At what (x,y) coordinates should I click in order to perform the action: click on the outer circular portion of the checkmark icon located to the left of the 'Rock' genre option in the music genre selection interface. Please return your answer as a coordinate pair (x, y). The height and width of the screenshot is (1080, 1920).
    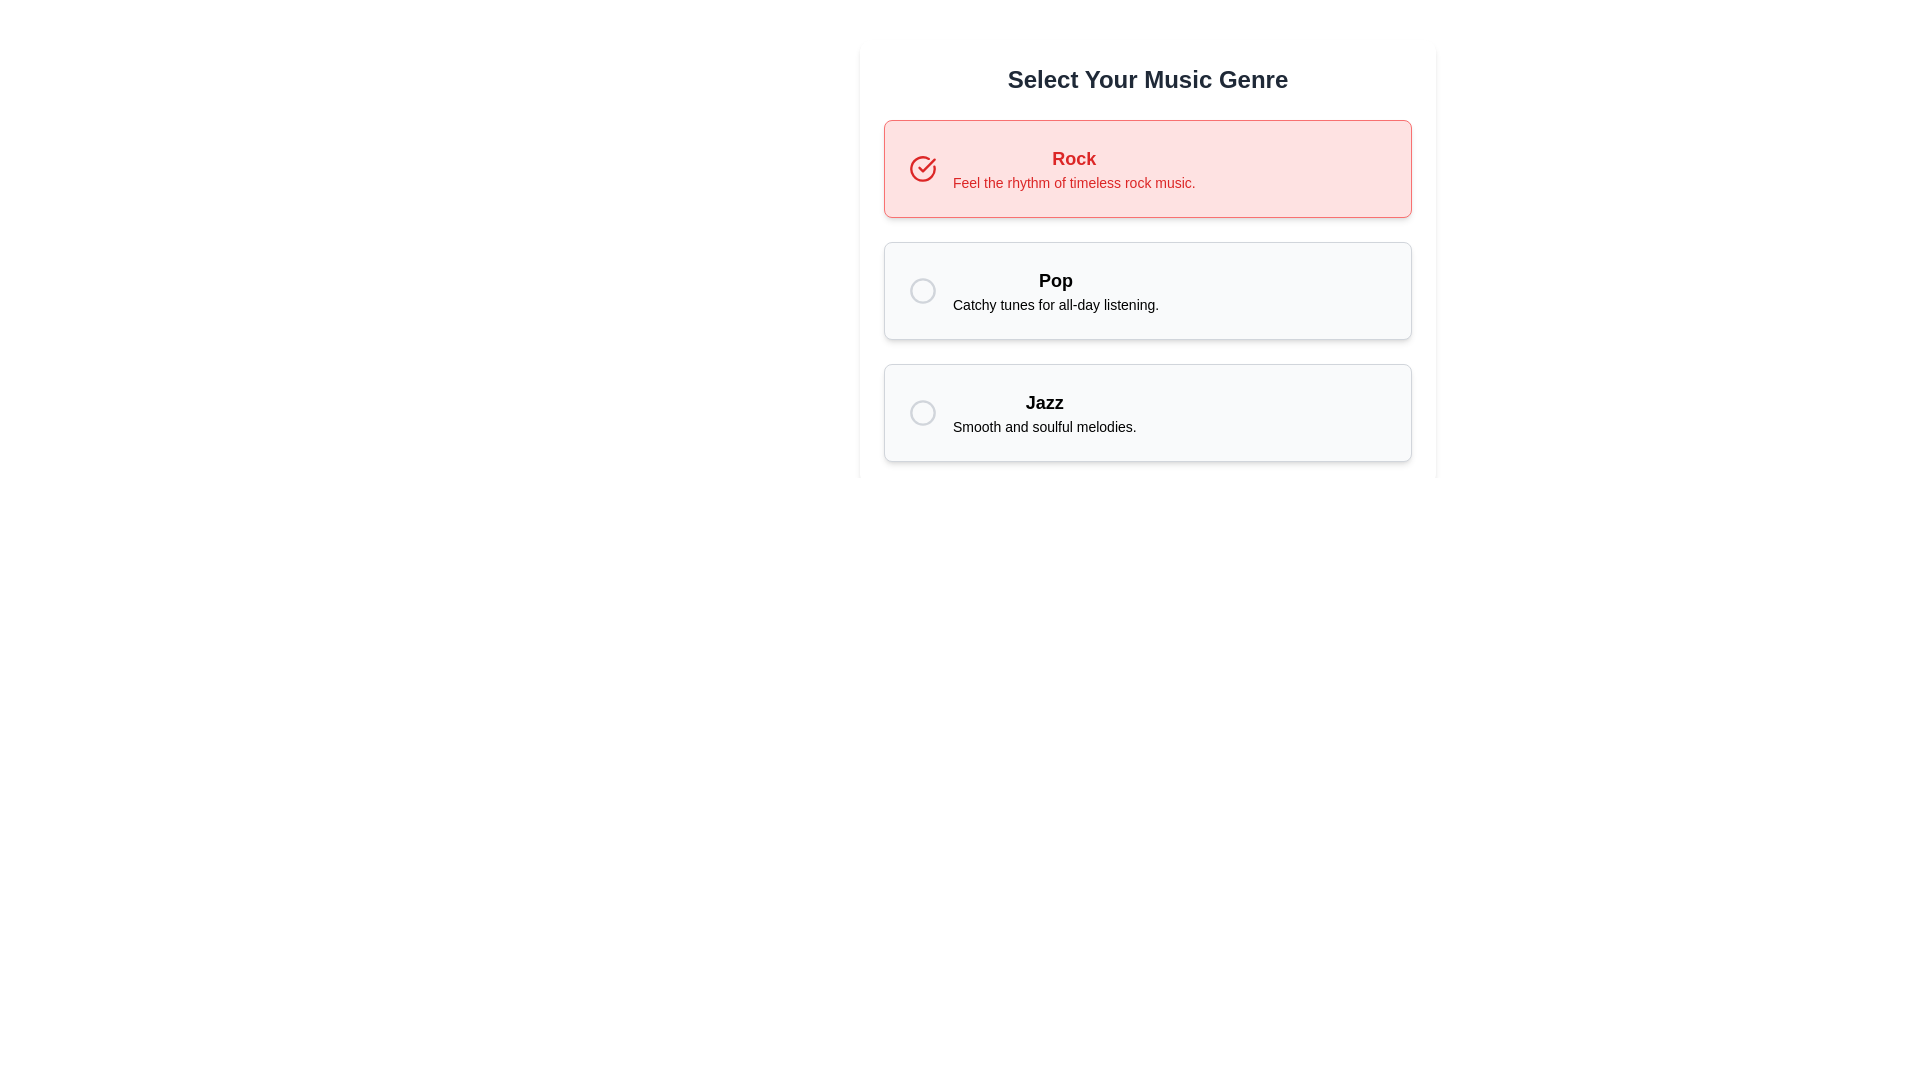
    Looking at the image, I should click on (921, 168).